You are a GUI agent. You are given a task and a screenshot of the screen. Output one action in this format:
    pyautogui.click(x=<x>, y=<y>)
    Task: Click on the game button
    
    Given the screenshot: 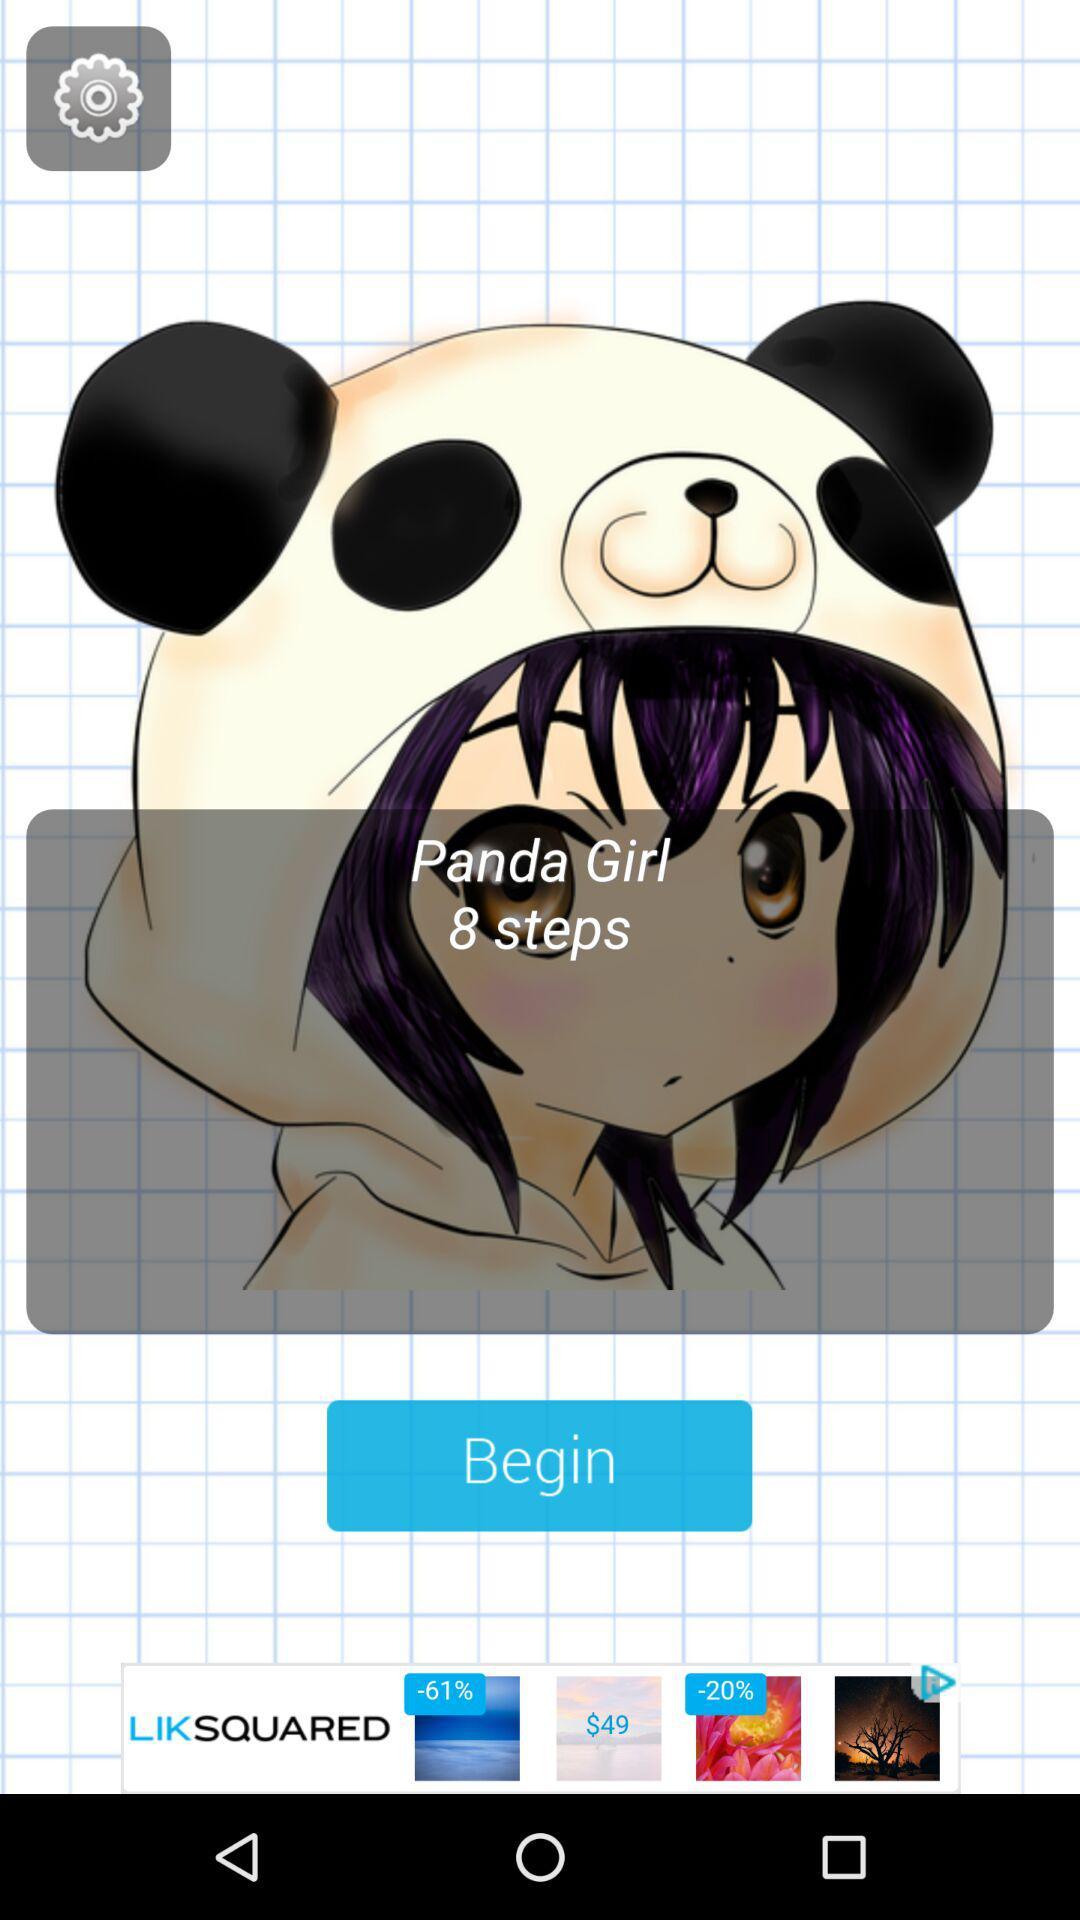 What is the action you would take?
    pyautogui.click(x=538, y=1465)
    